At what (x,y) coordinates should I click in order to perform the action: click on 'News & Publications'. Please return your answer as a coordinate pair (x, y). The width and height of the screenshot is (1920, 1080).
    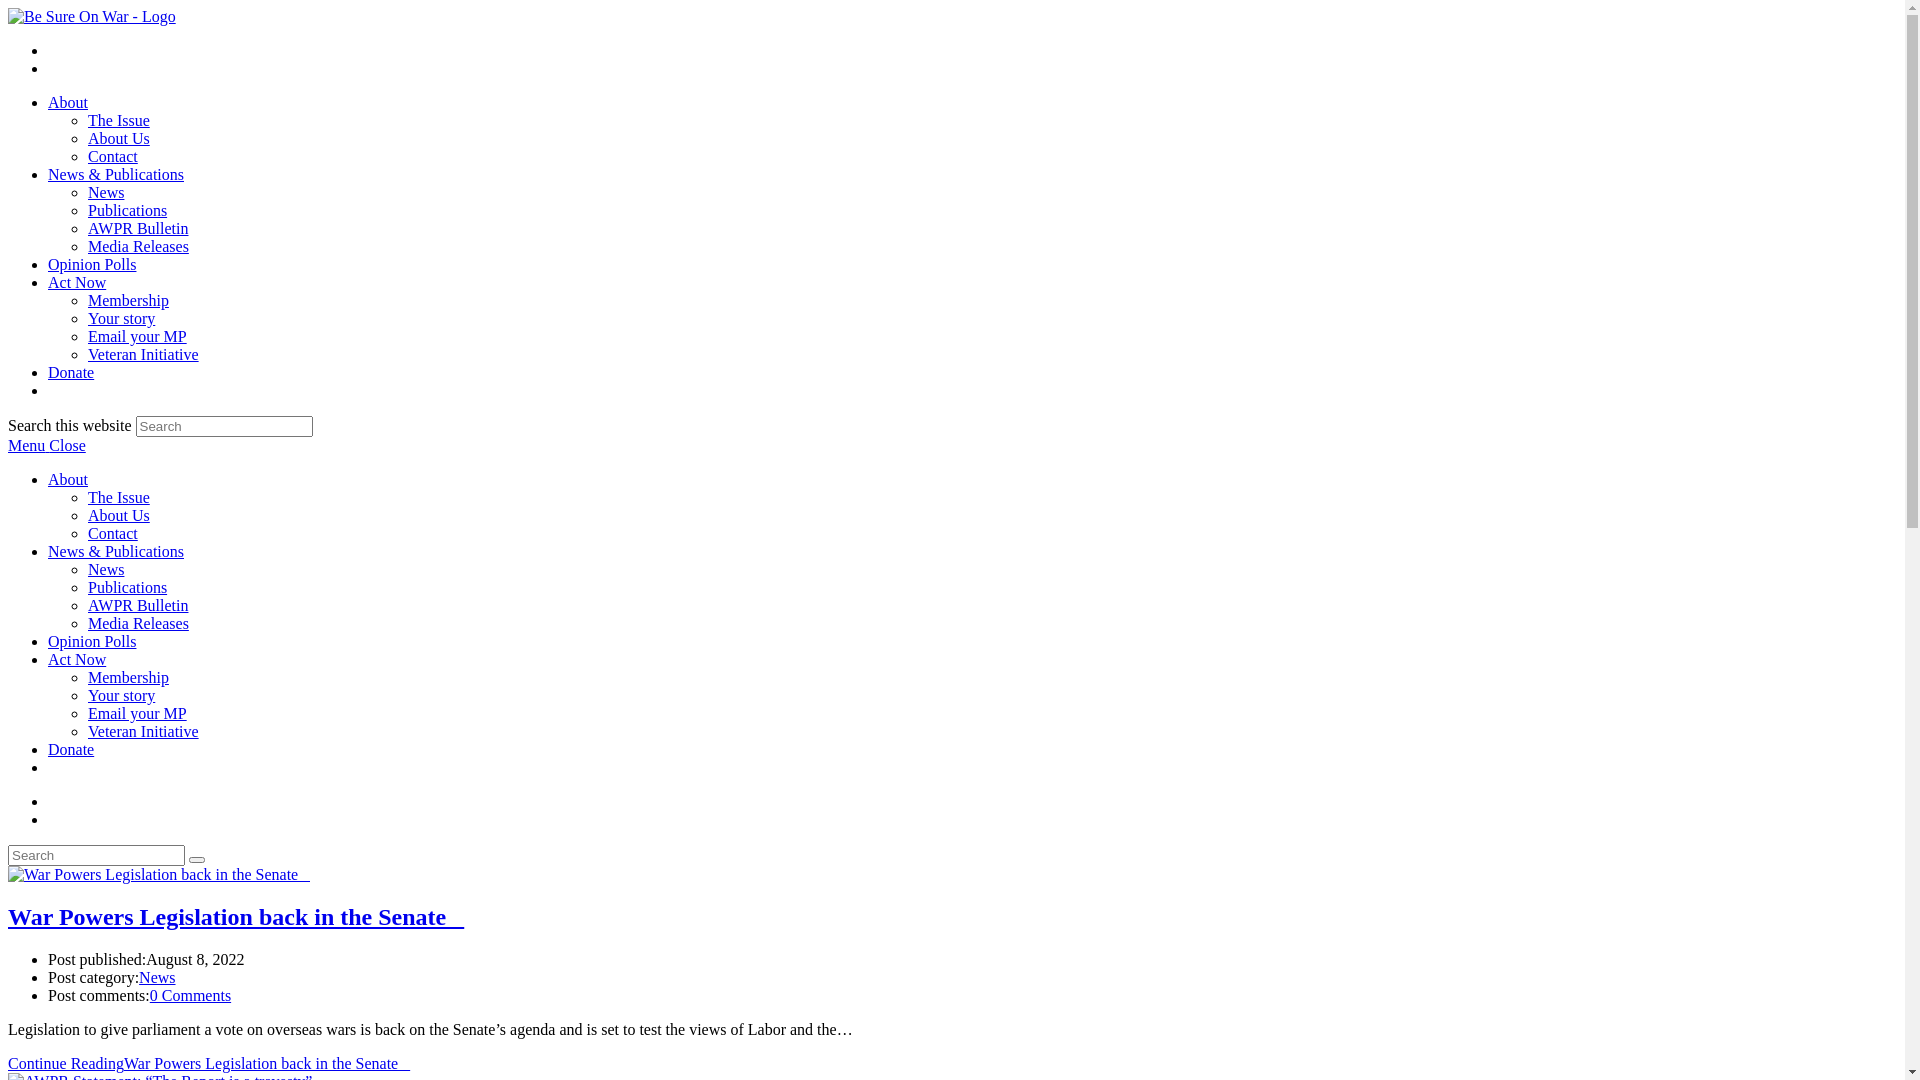
    Looking at the image, I should click on (114, 551).